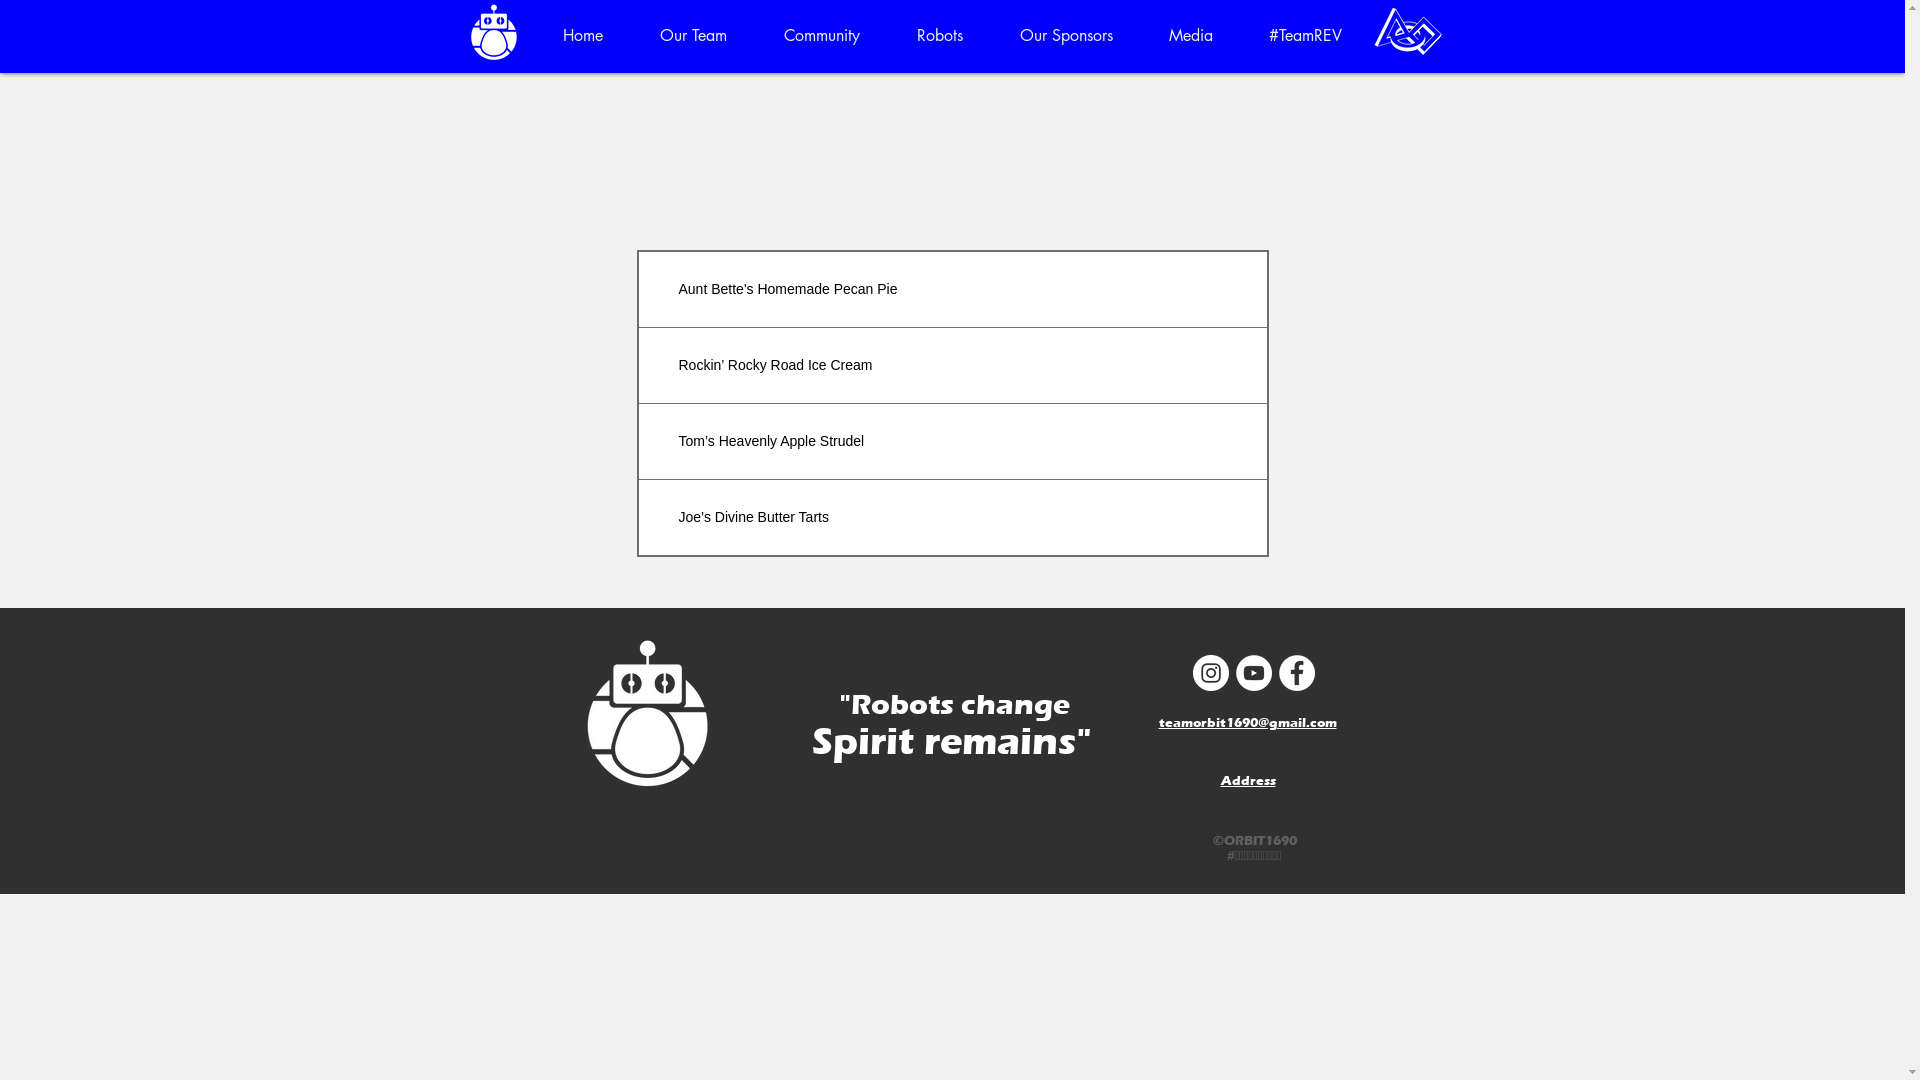 The width and height of the screenshot is (1920, 1080). Describe the element at coordinates (694, 35) in the screenshot. I see `'Our Team'` at that location.